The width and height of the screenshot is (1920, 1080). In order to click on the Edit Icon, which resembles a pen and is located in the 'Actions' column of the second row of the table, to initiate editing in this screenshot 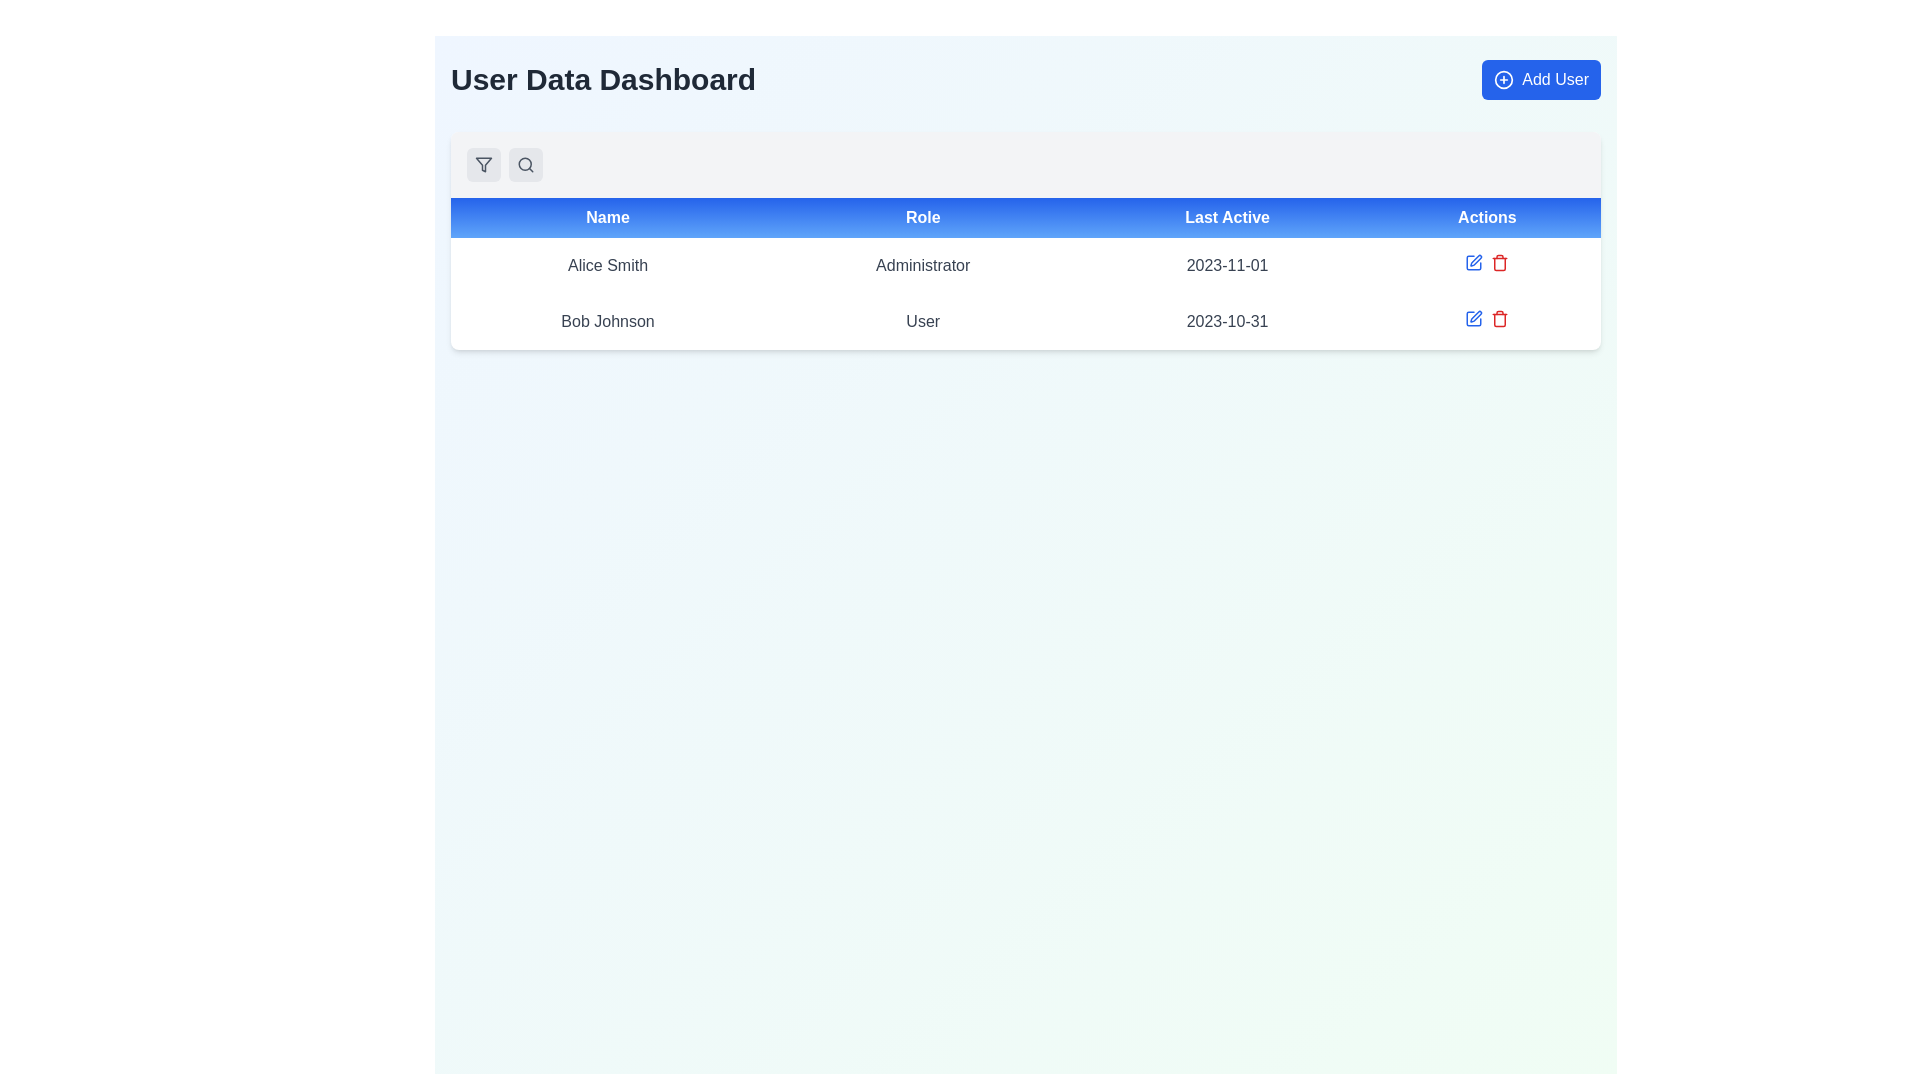, I will do `click(1476, 315)`.